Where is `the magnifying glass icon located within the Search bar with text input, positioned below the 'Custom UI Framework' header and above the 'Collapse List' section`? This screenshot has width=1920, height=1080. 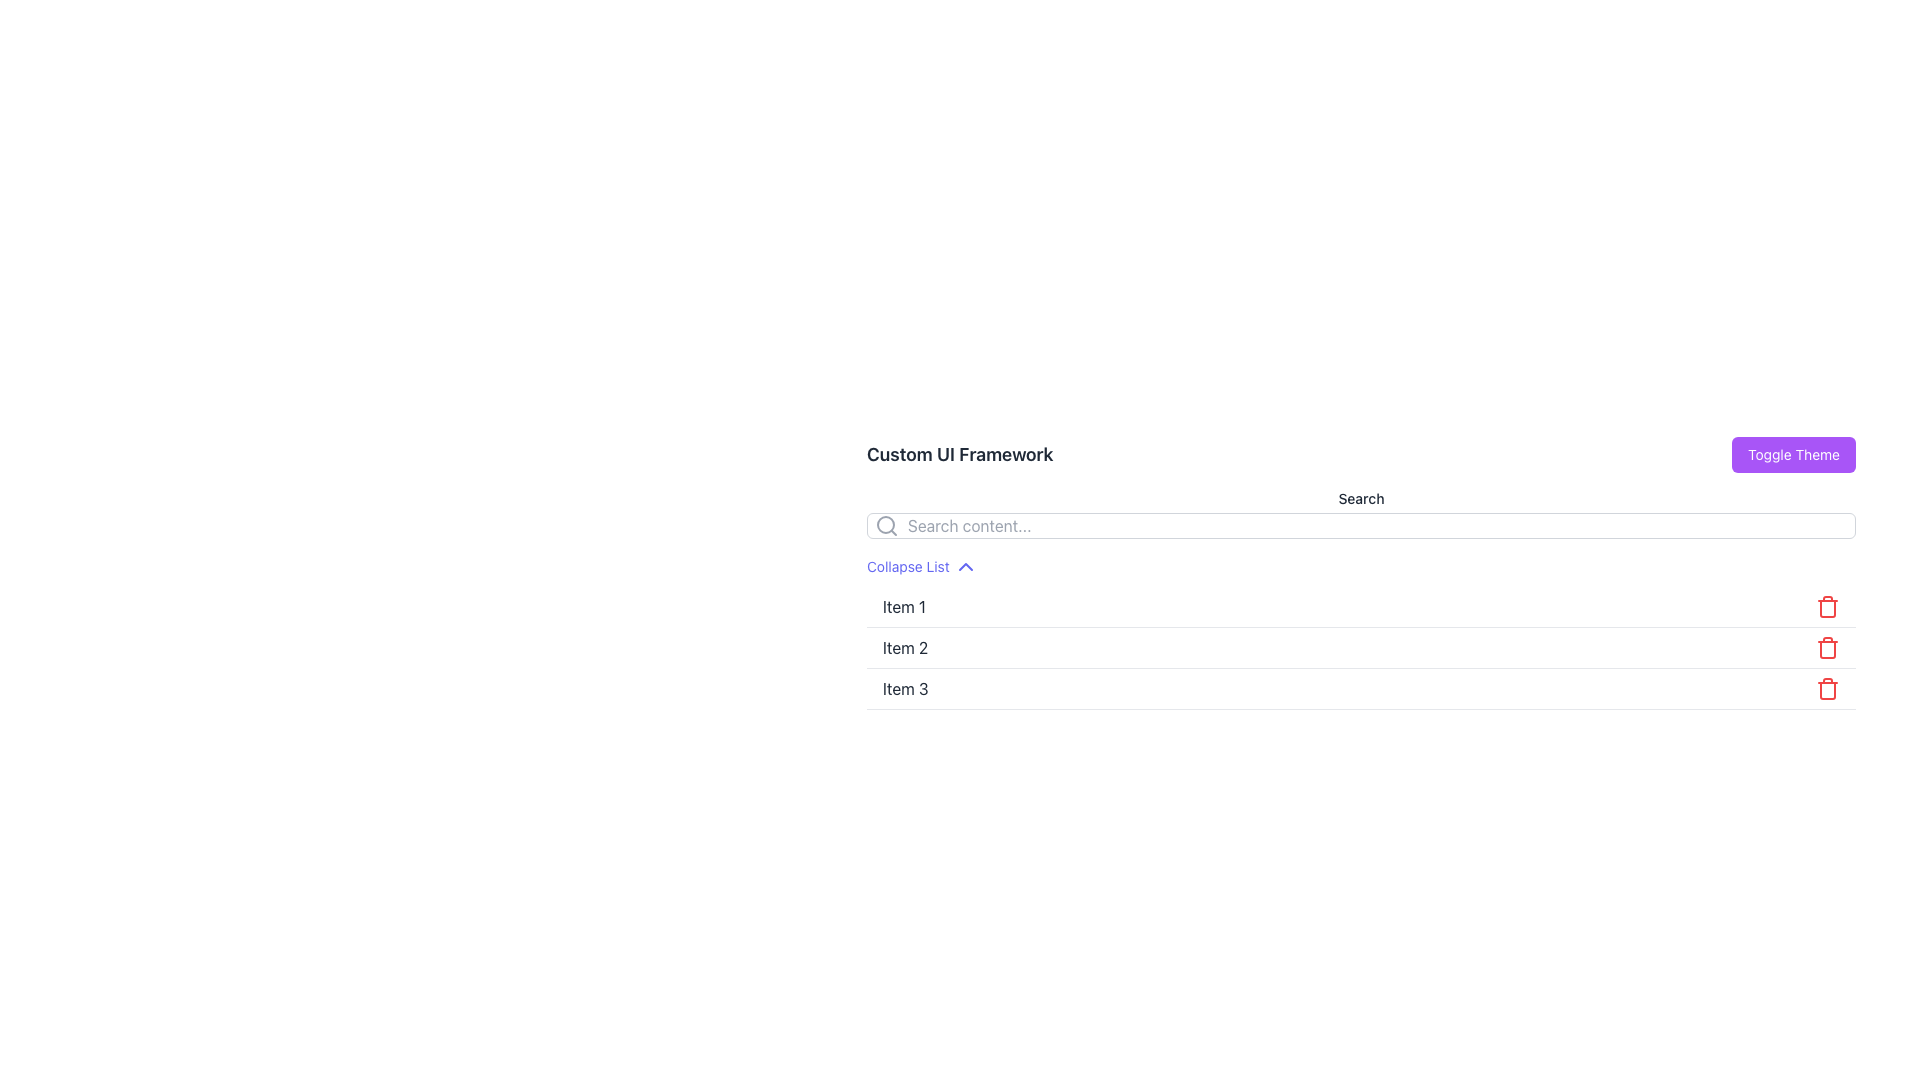
the magnifying glass icon located within the Search bar with text input, positioned below the 'Custom UI Framework' header and above the 'Collapse List' section is located at coordinates (1360, 512).